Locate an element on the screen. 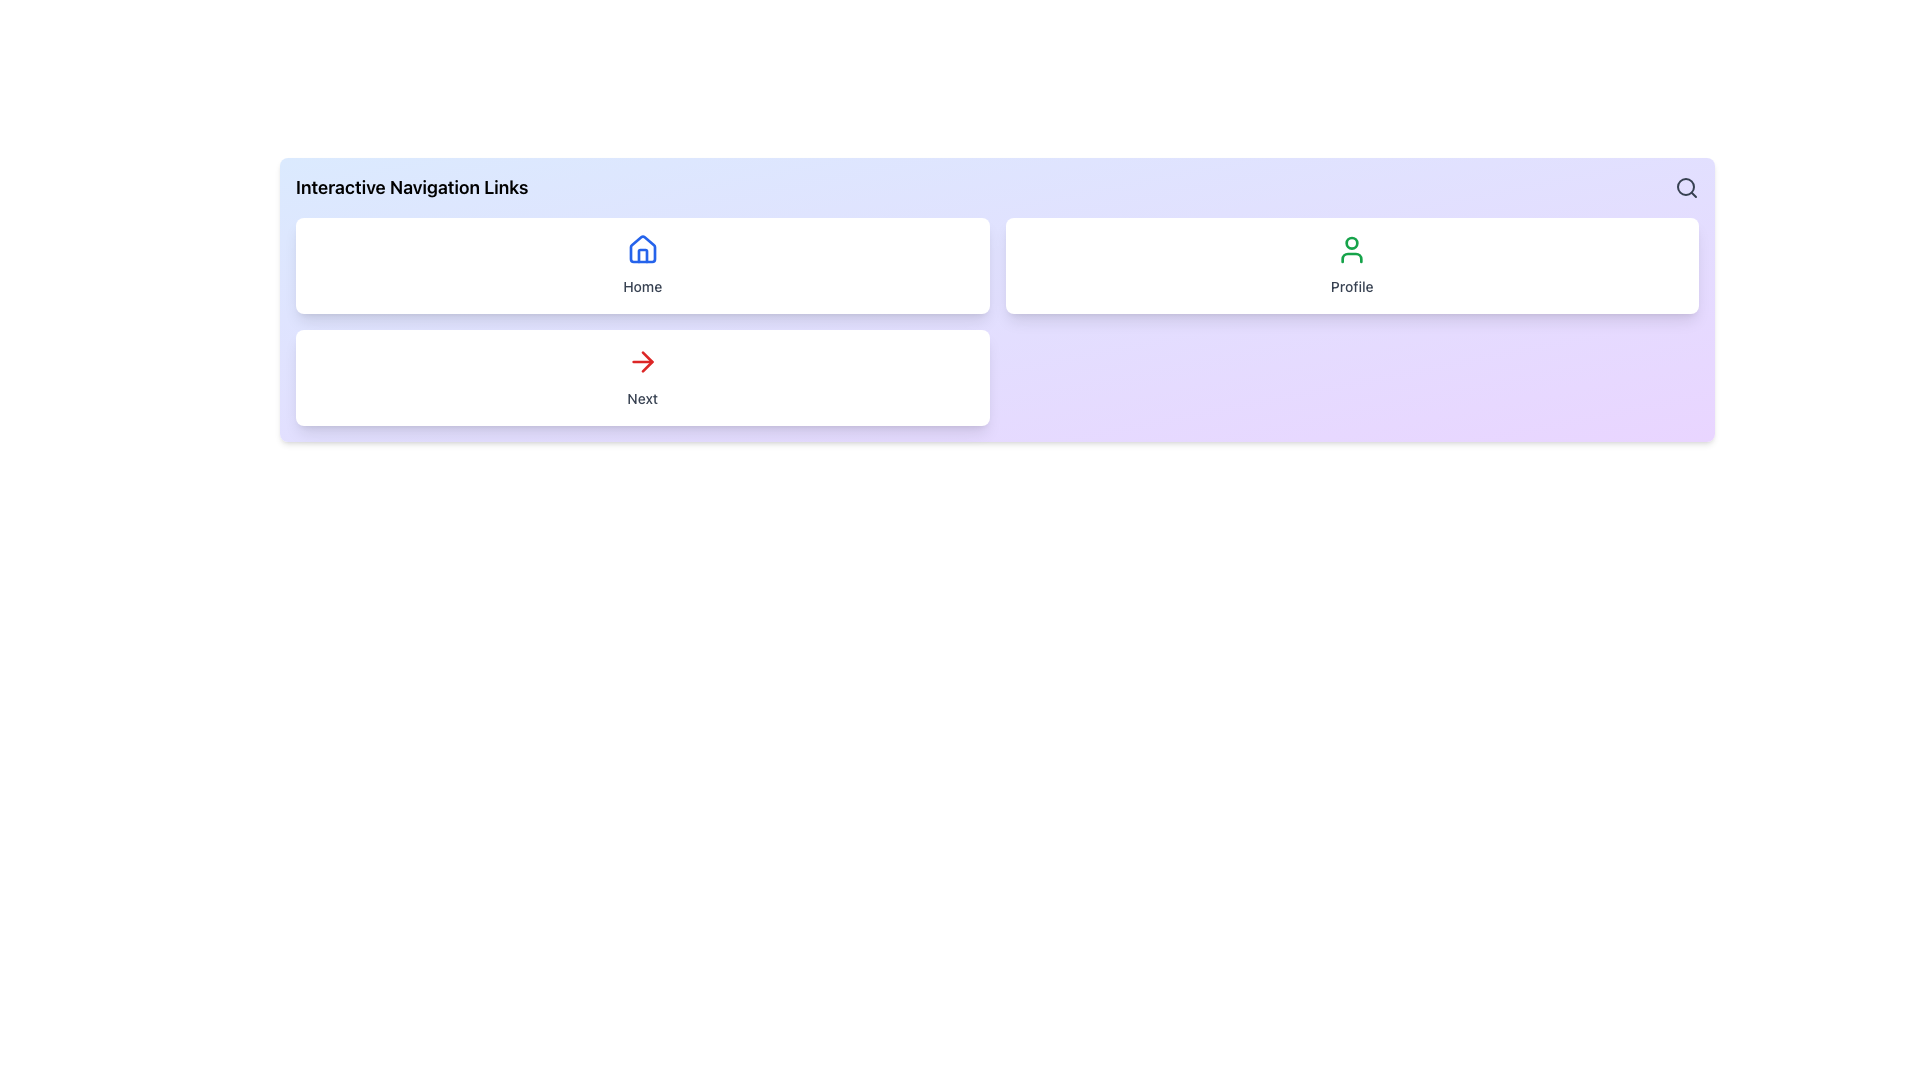  the 'Home' text label, which is a decorative element indicating the main navigation section, located within a white card in the top-left section of the interface is located at coordinates (642, 286).